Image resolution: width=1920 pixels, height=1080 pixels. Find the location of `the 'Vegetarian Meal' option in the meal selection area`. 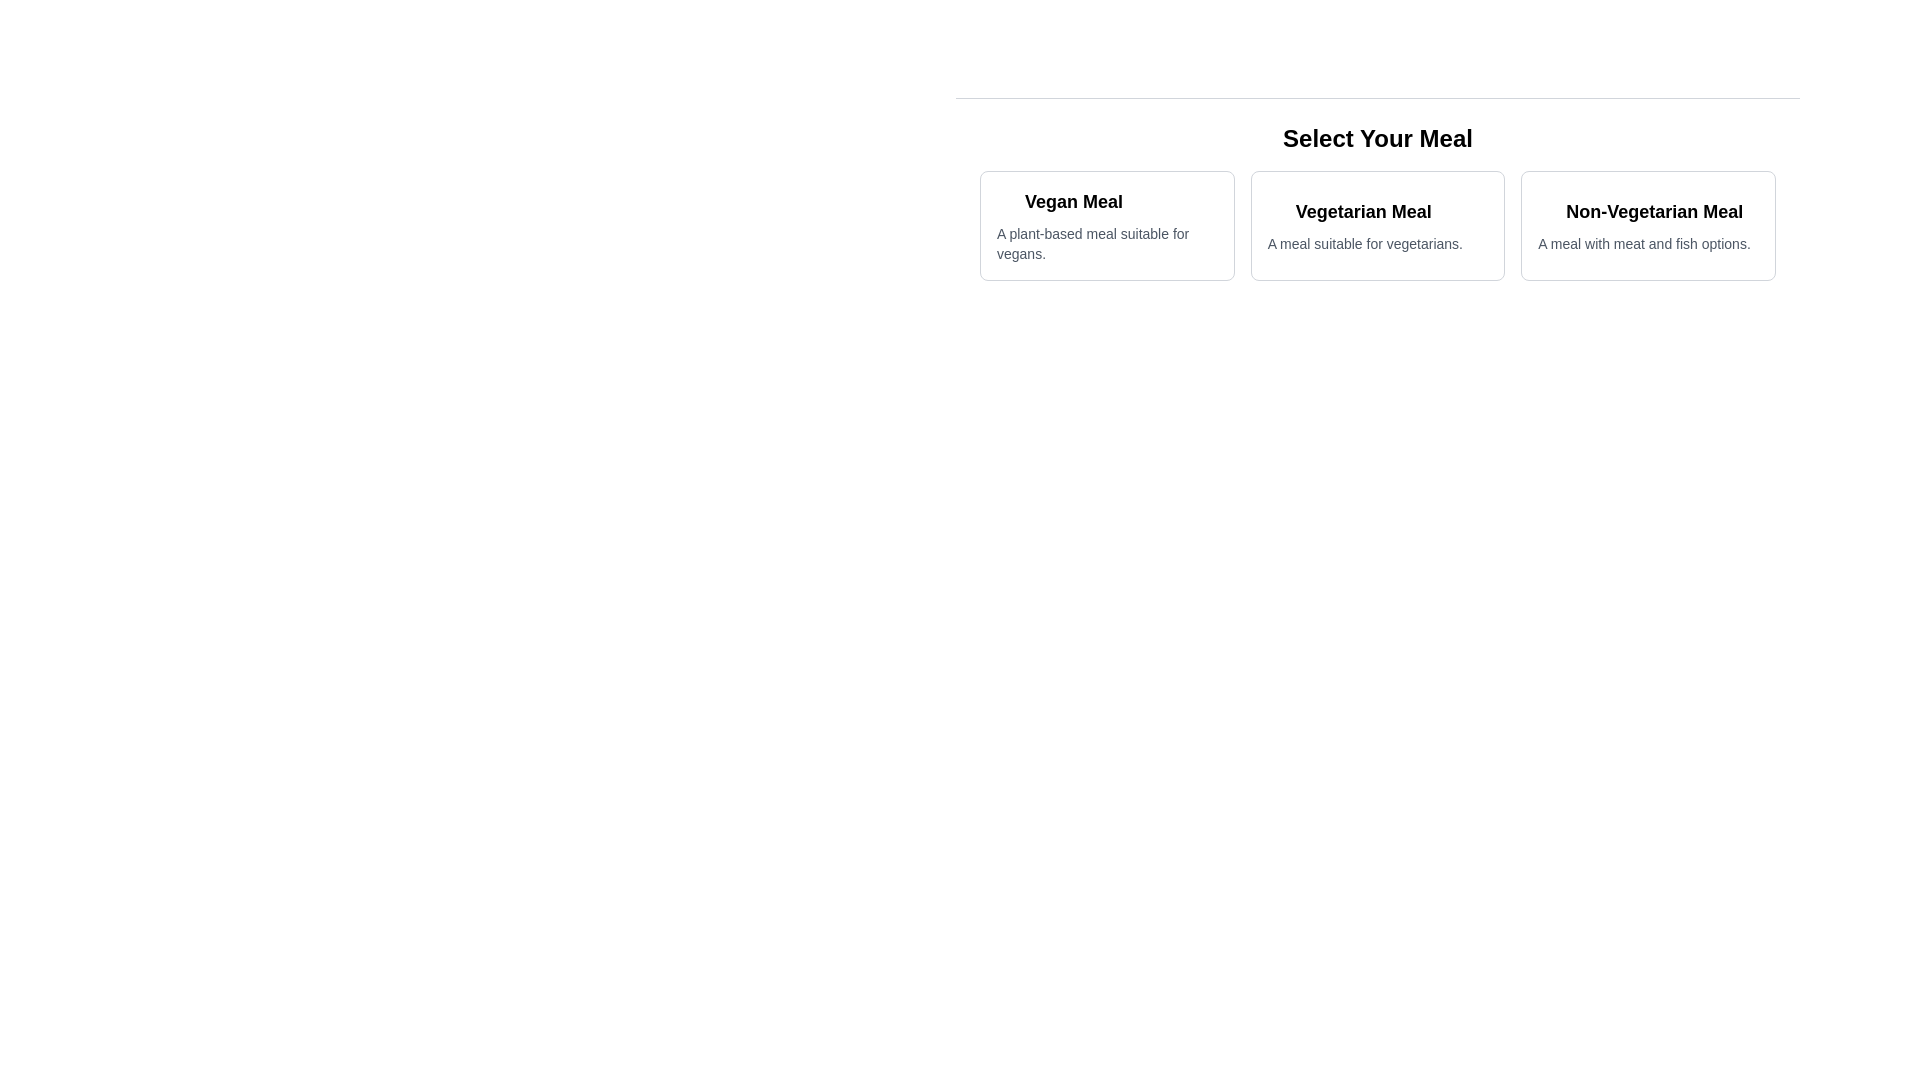

the 'Vegetarian Meal' option in the meal selection area is located at coordinates (1376, 201).